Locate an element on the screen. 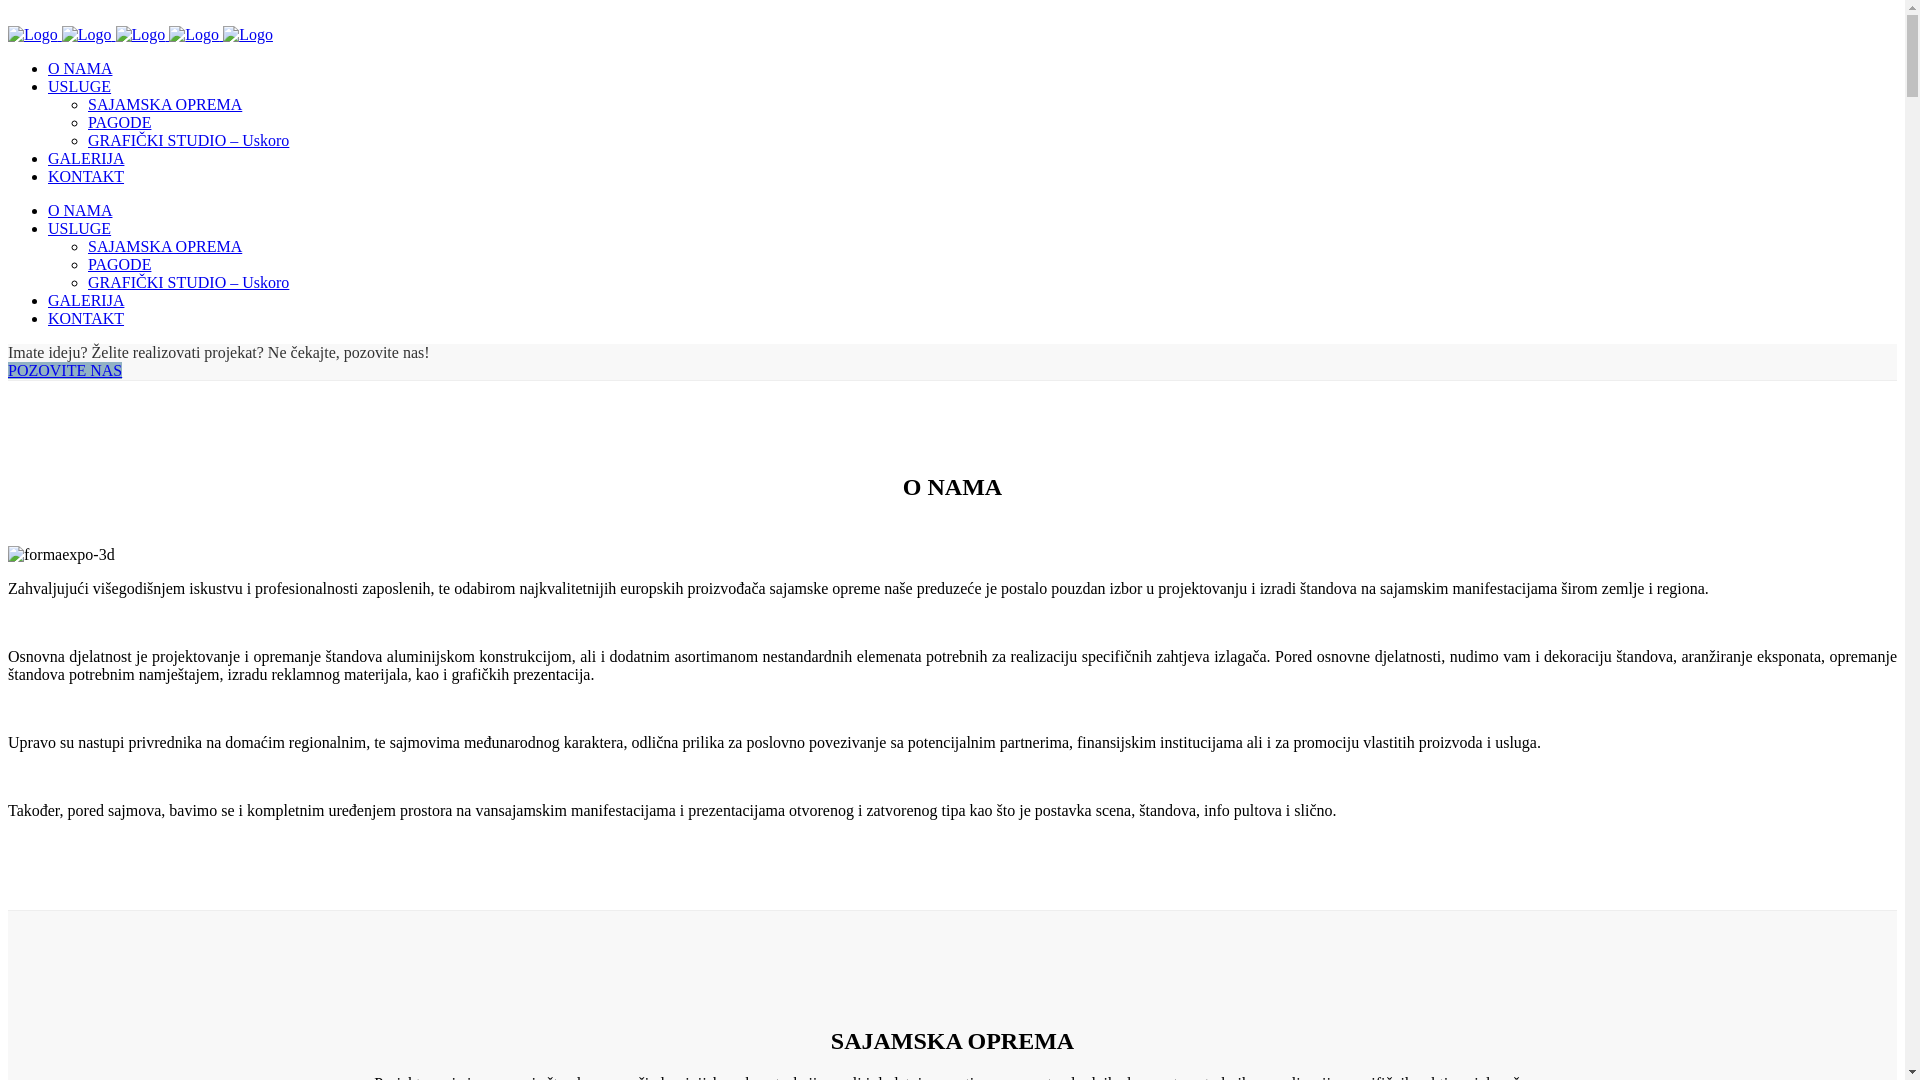 This screenshot has width=1920, height=1080. 'O NAMA' is located at coordinates (48, 210).